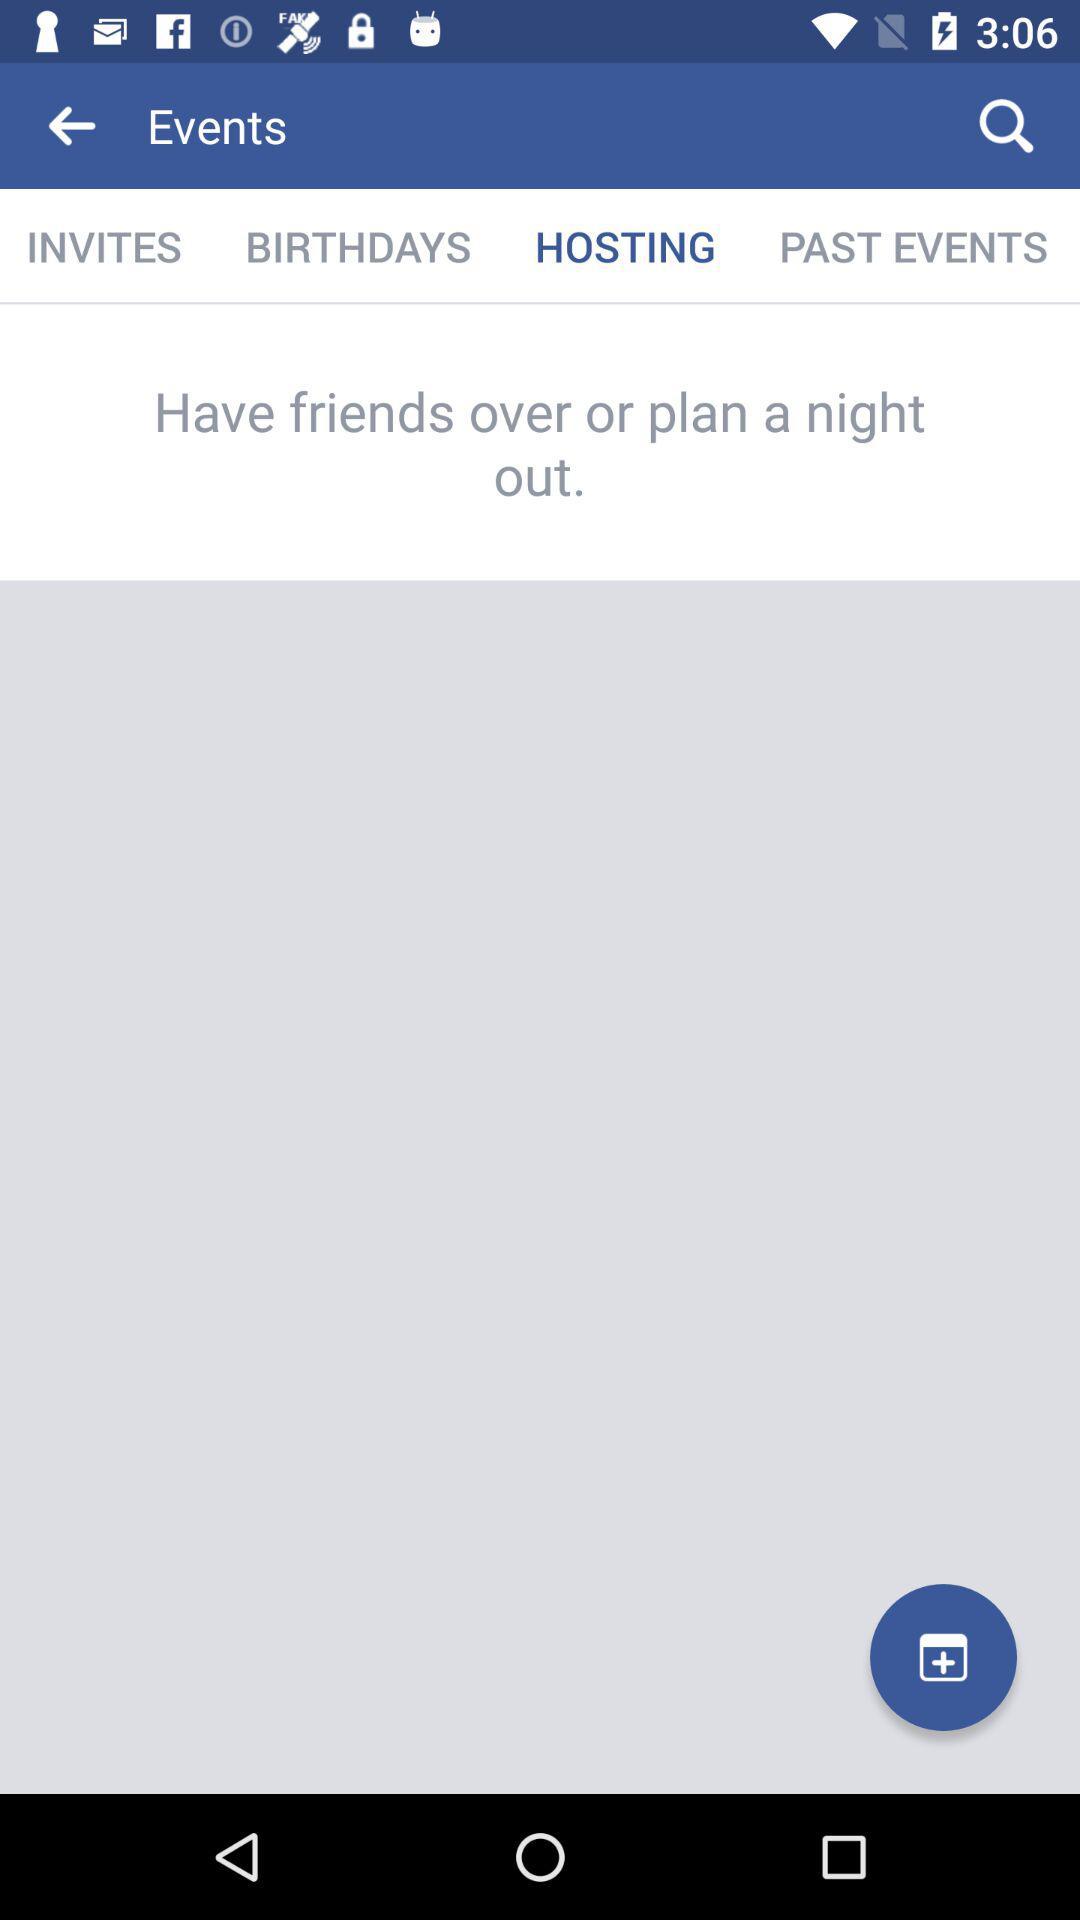  Describe the element at coordinates (913, 245) in the screenshot. I see `the item below the events item` at that location.